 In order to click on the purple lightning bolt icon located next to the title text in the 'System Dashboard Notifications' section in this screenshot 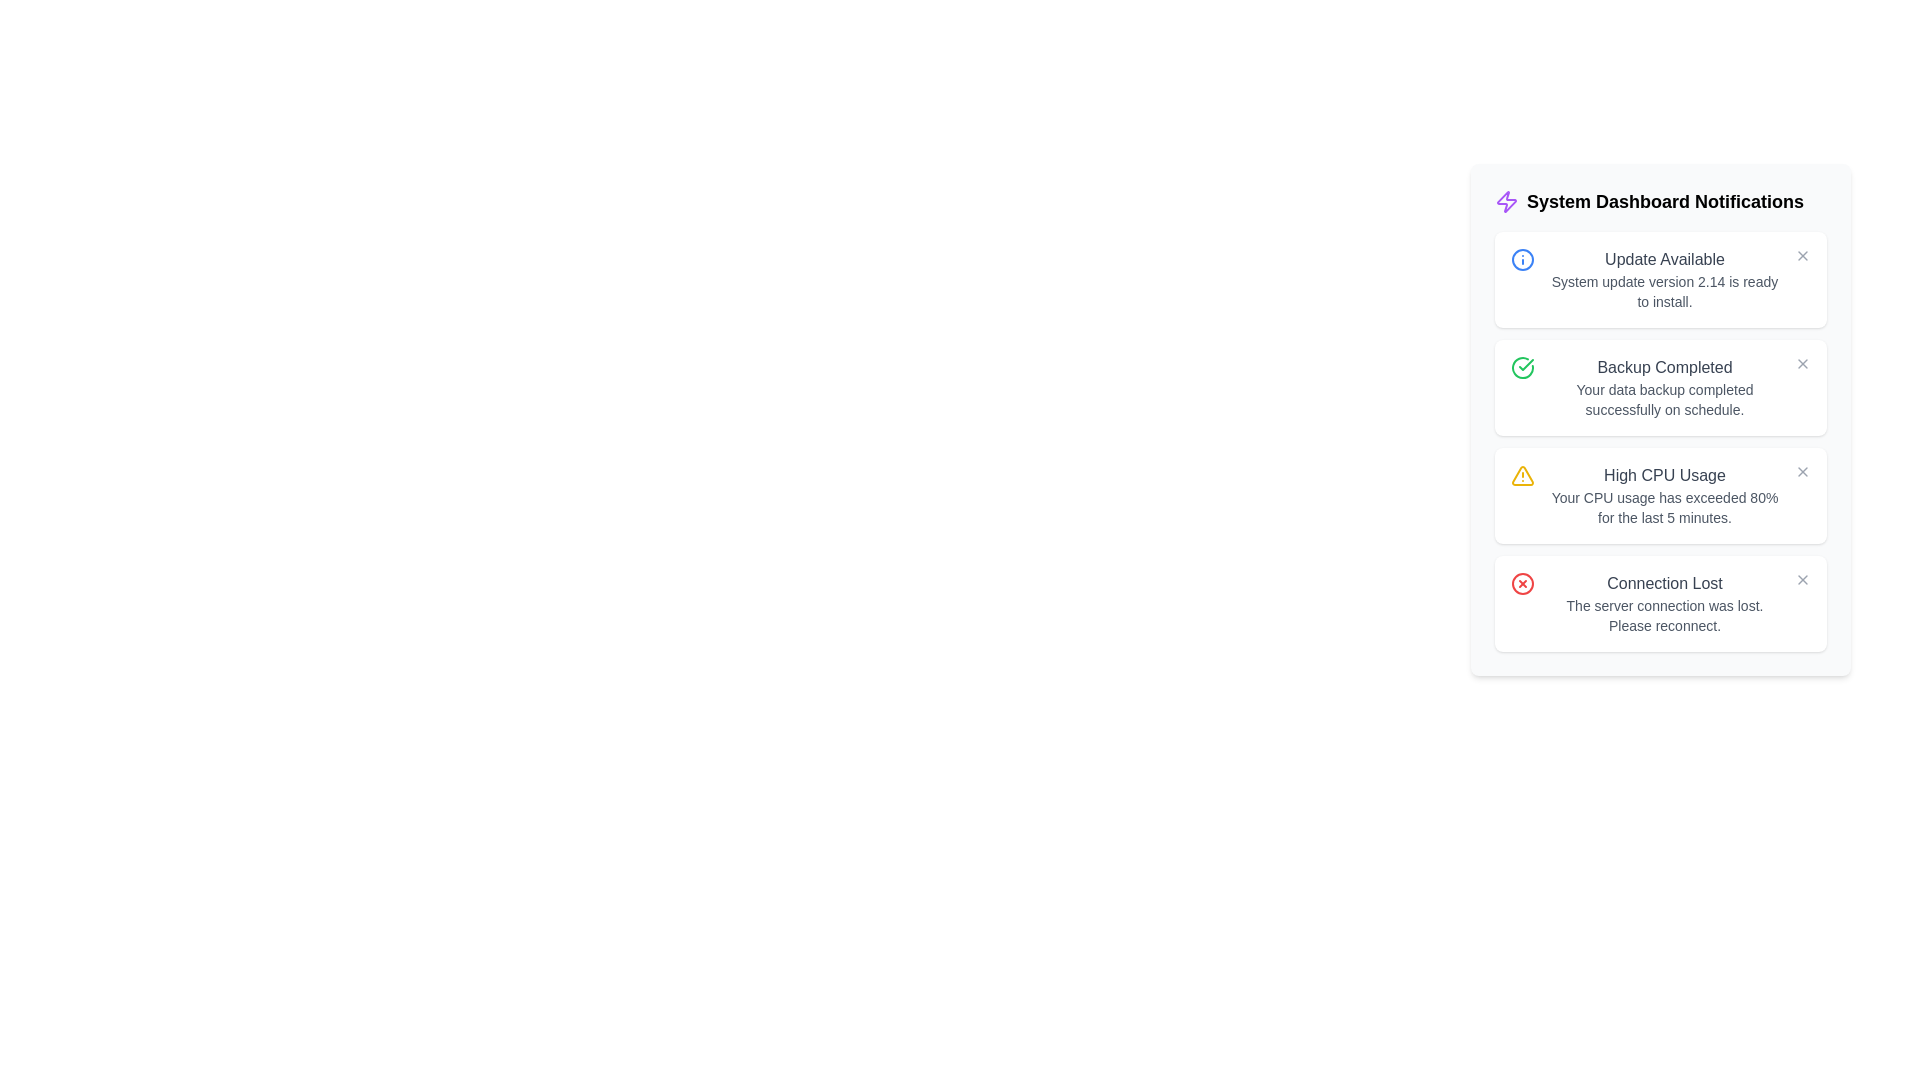, I will do `click(1507, 201)`.